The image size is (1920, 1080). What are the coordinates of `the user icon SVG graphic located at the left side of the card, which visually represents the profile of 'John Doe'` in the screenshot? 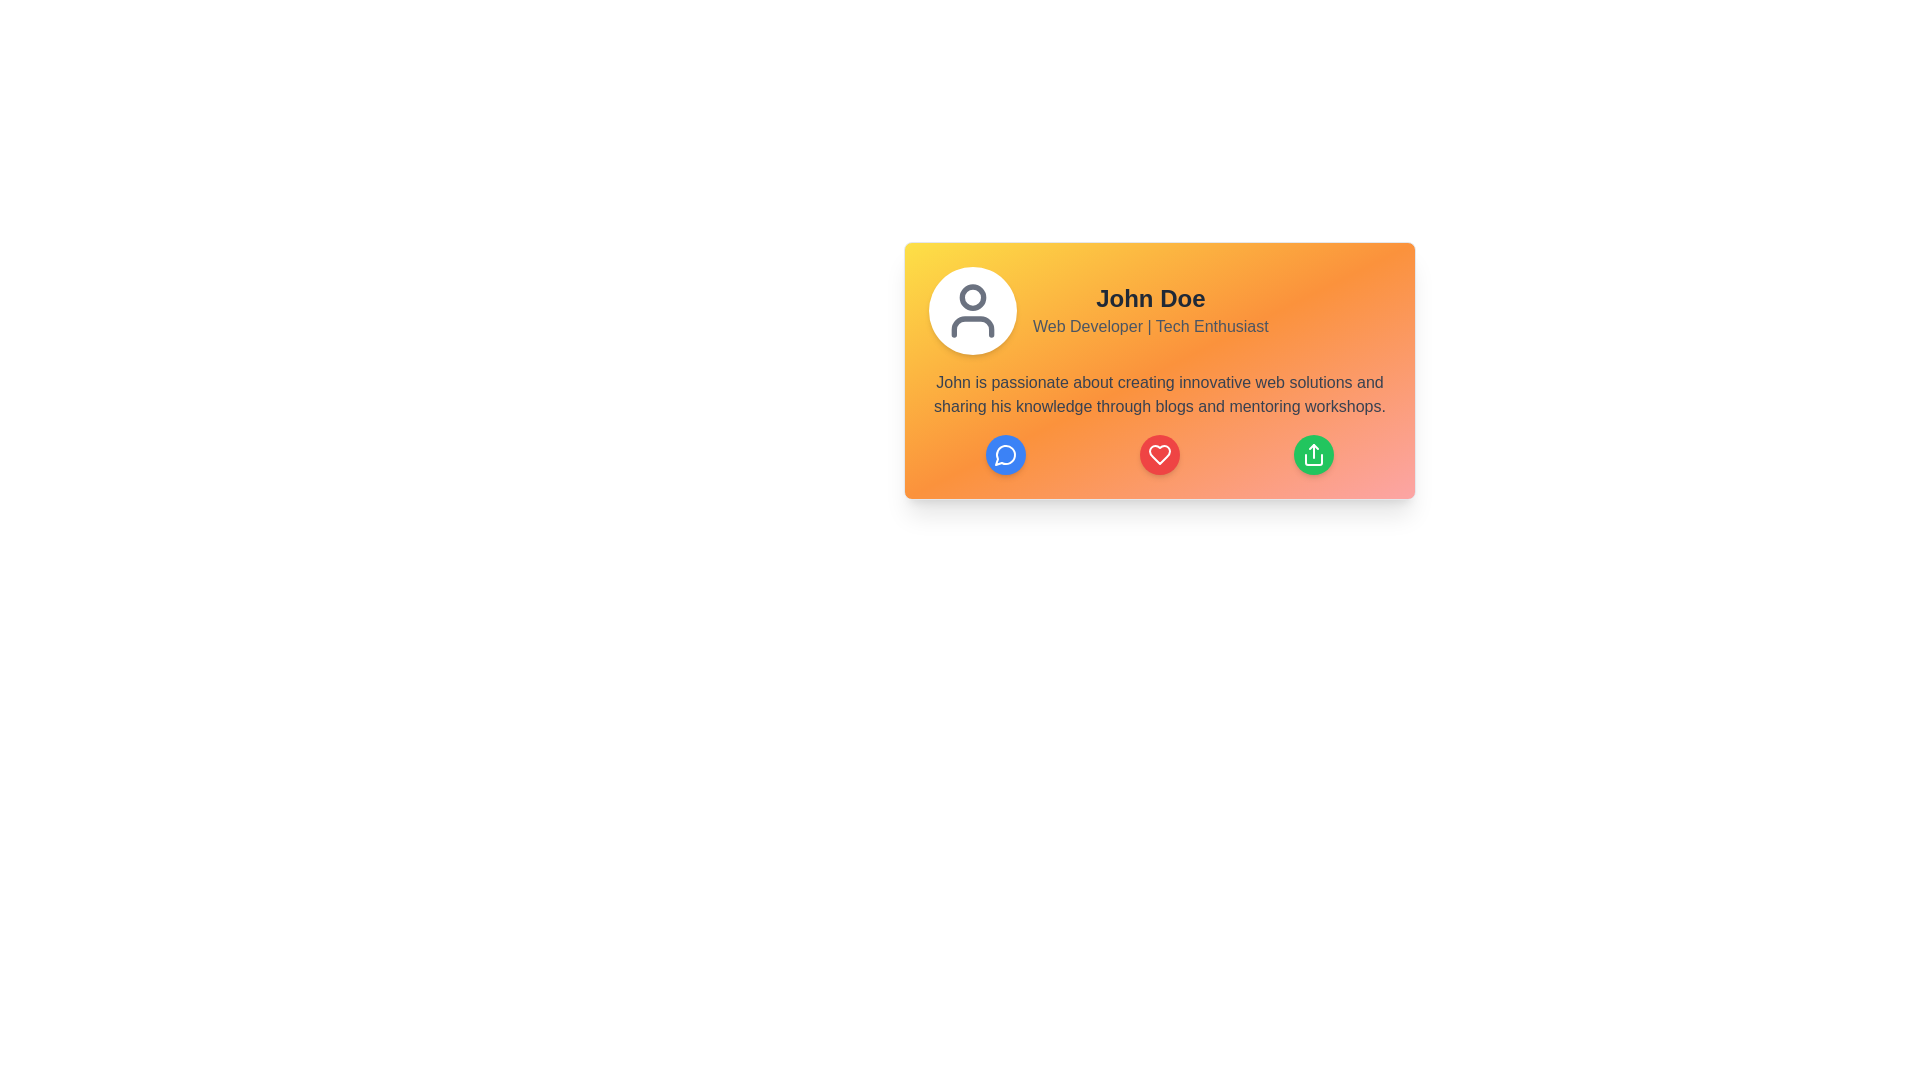 It's located at (973, 326).